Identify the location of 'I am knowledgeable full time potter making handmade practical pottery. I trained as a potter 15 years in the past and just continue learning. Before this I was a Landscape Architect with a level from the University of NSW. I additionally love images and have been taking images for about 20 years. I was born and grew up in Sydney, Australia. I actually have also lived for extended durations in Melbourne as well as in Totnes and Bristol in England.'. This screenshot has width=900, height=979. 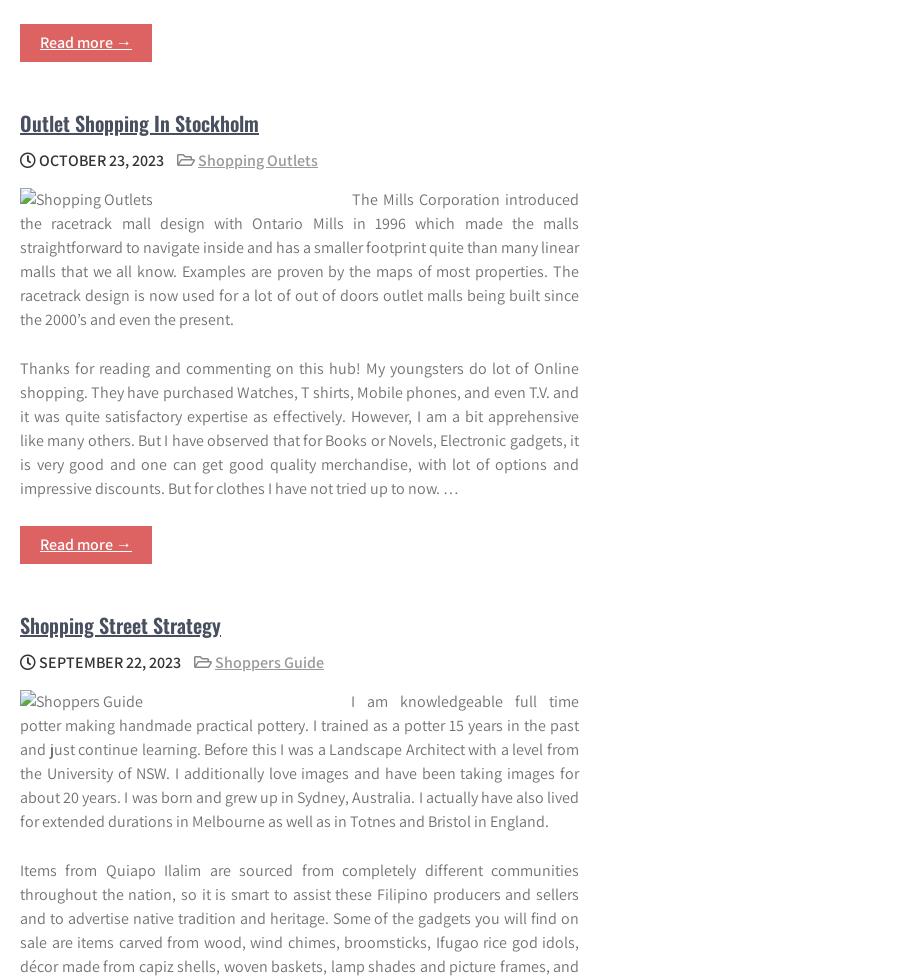
(298, 759).